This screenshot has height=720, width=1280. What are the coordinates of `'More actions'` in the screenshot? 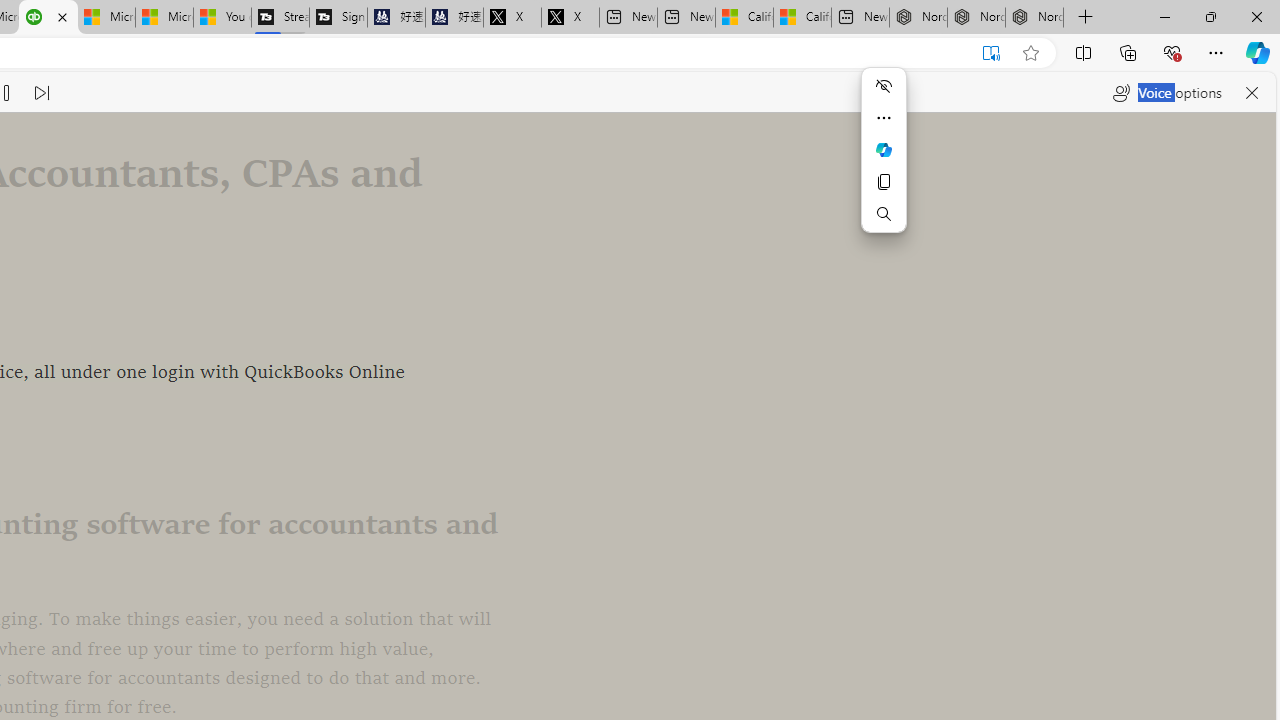 It's located at (882, 118).